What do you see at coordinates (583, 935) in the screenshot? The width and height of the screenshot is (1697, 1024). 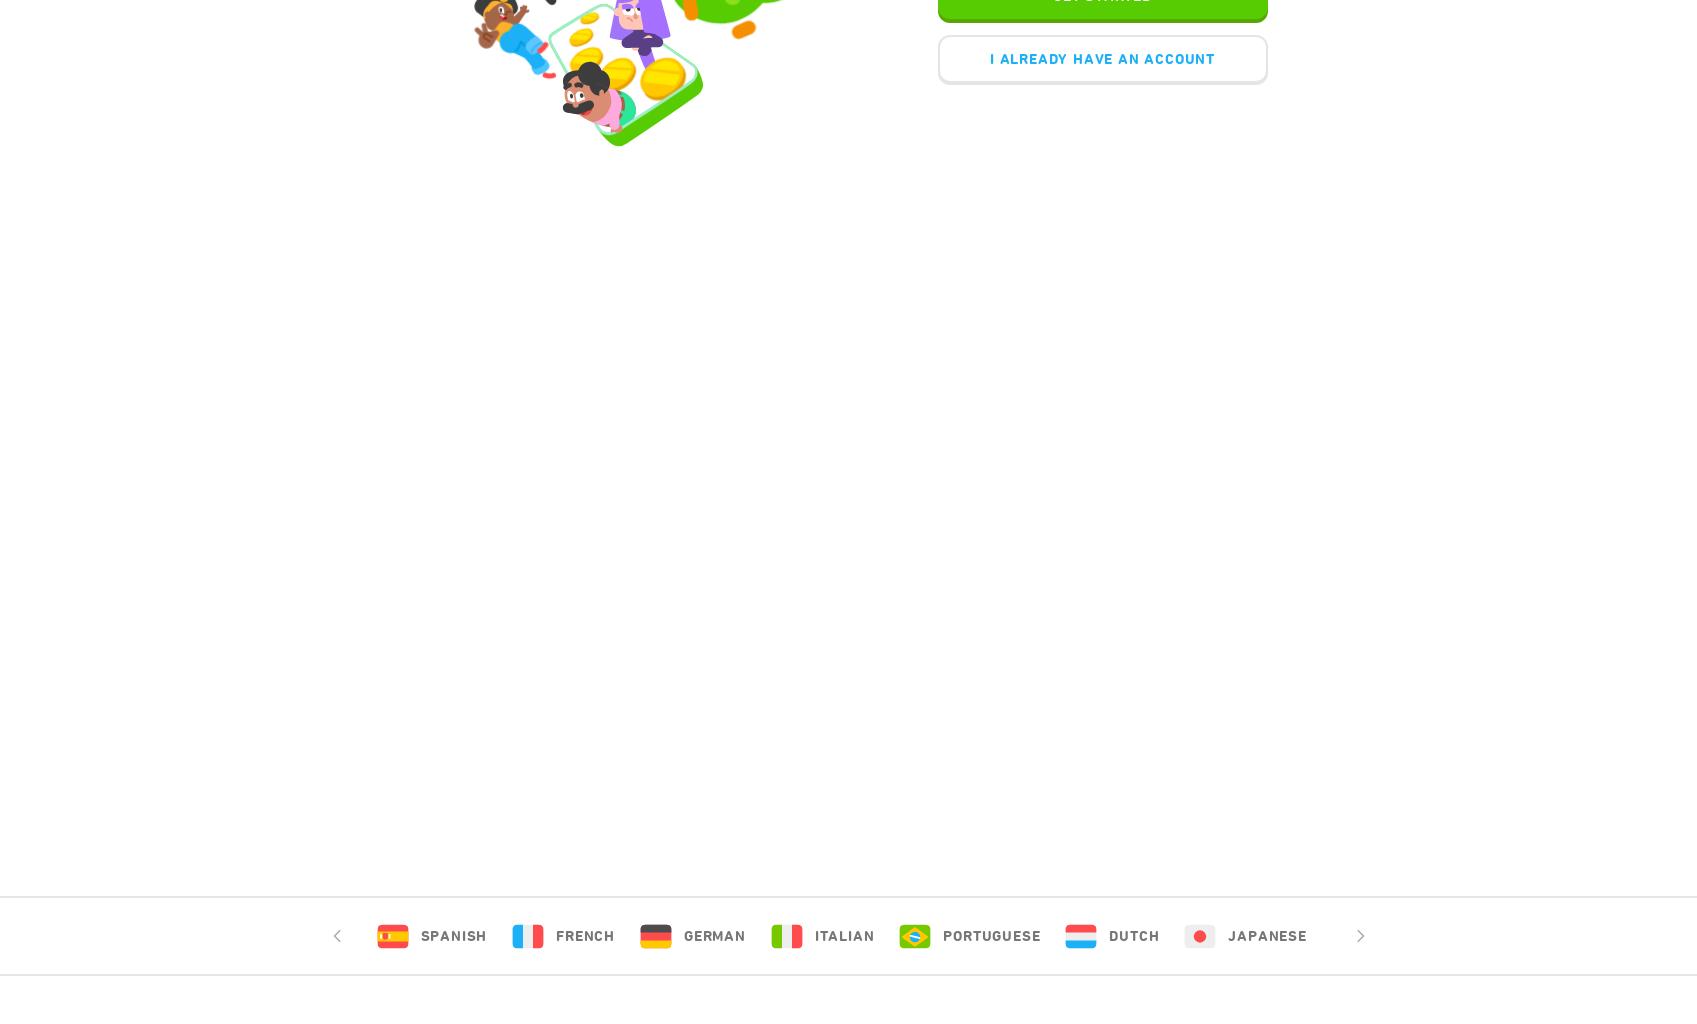 I see `'French'` at bounding box center [583, 935].